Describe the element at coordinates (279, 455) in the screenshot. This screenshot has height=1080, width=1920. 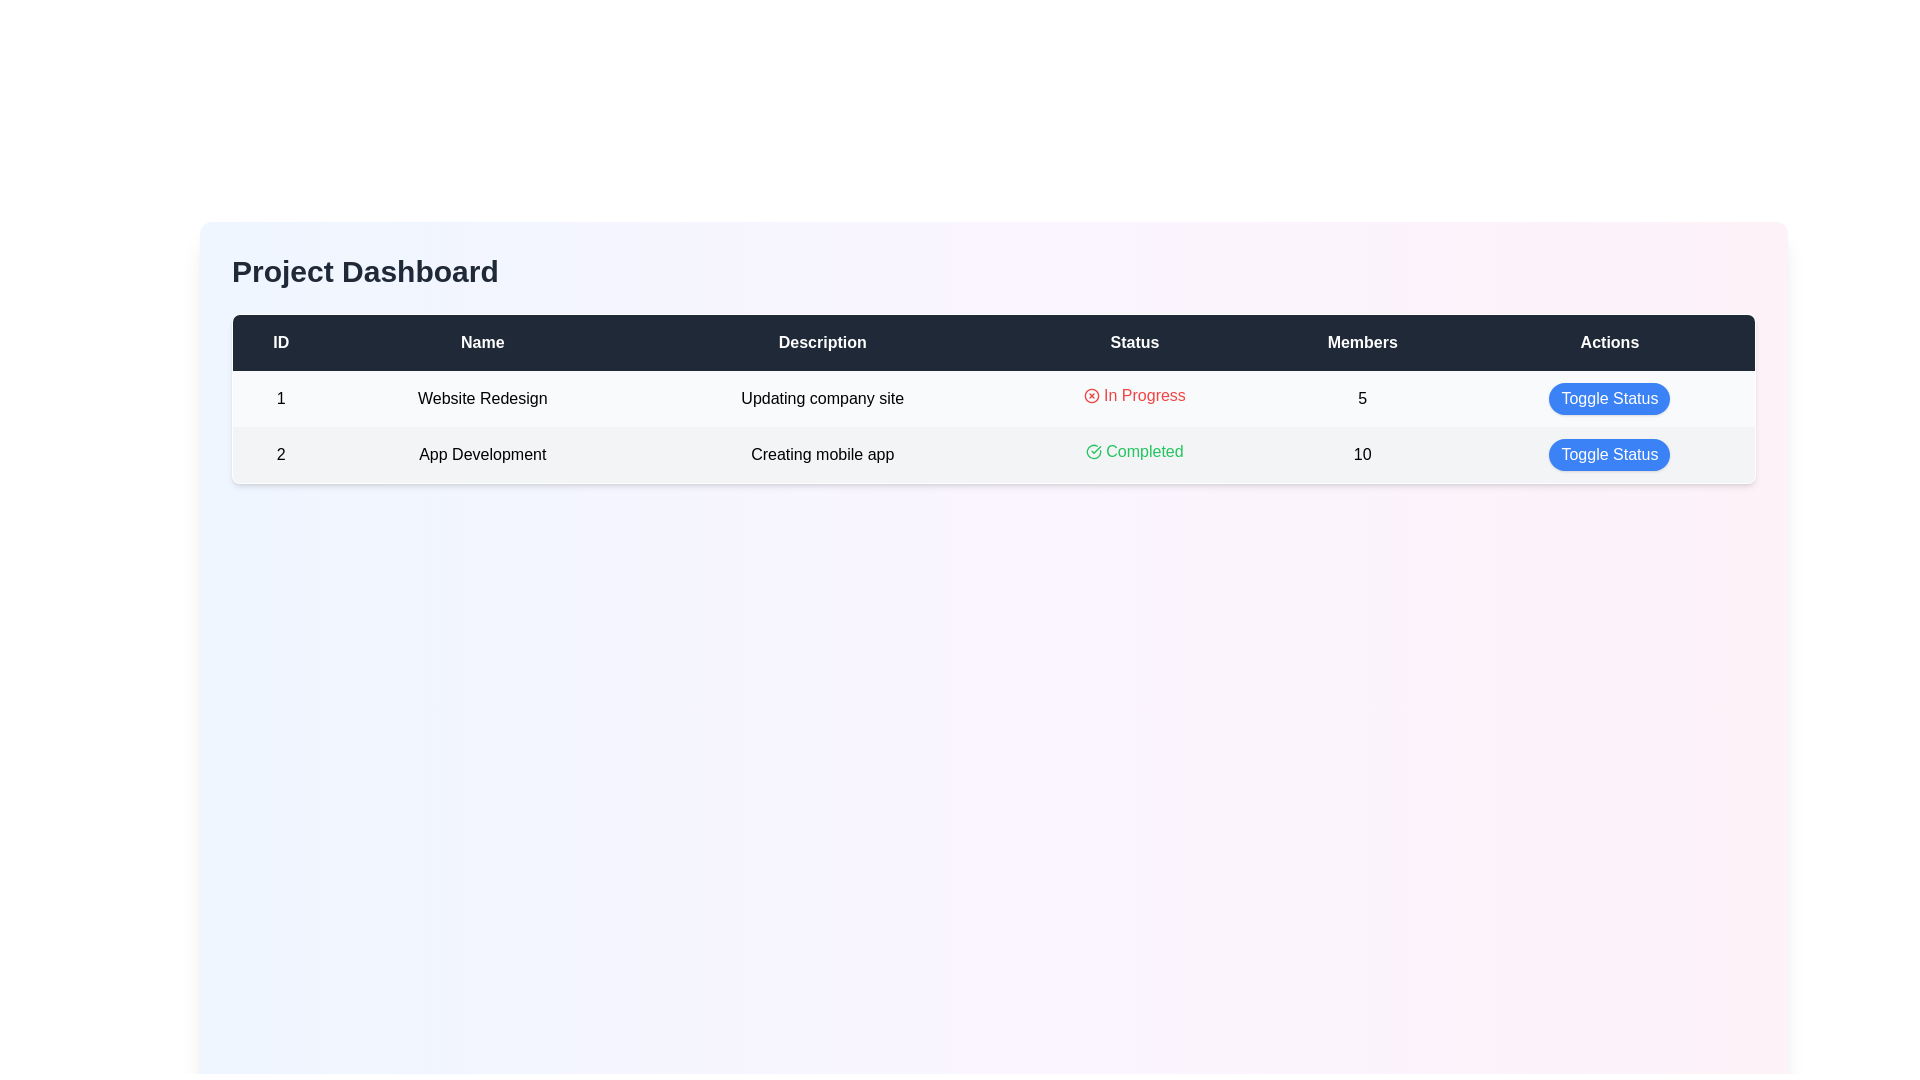
I see `the Text Label displaying the numeric identifier '2' in the leftmost column of the second row of the data table, which is styled in a regular black font and part of a light gray table row` at that location.